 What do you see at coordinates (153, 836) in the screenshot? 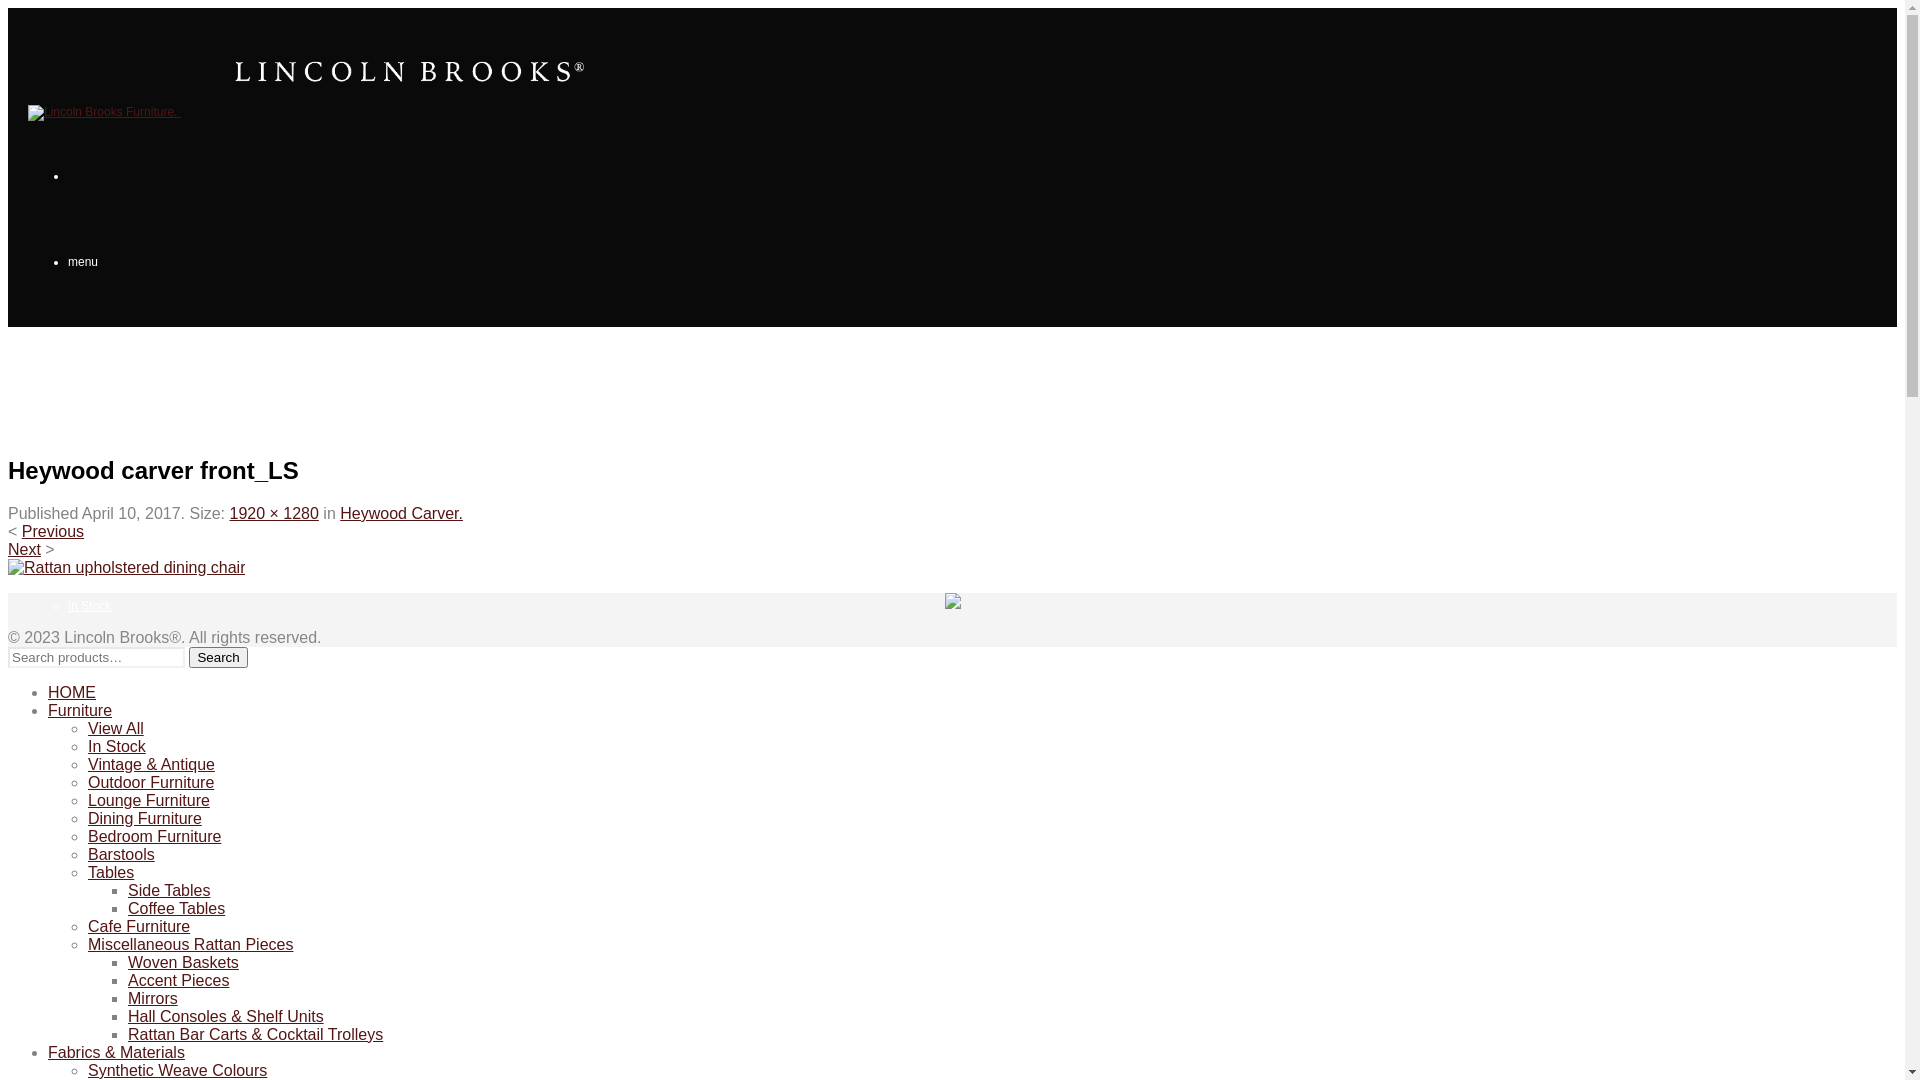
I see `'Bedroom Furniture'` at bounding box center [153, 836].